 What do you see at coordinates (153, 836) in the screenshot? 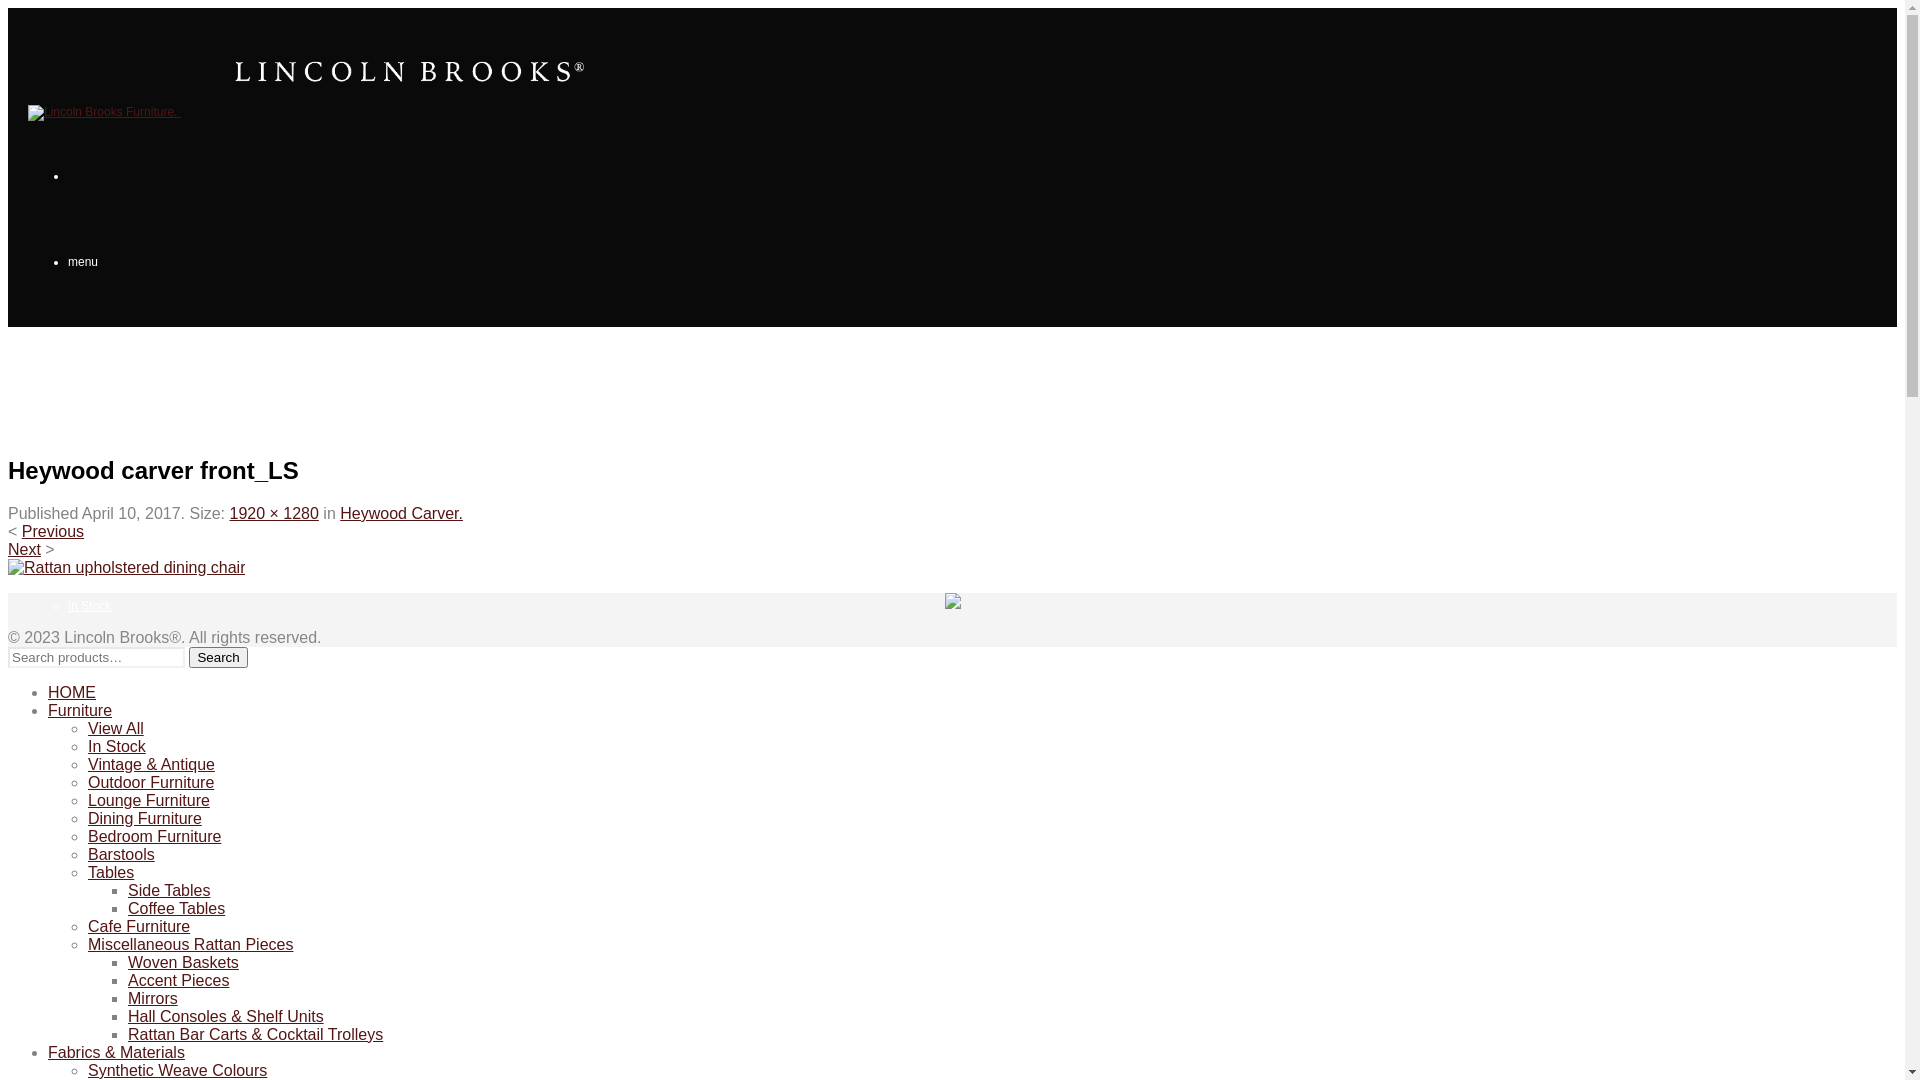
I see `'Bedroom Furniture'` at bounding box center [153, 836].